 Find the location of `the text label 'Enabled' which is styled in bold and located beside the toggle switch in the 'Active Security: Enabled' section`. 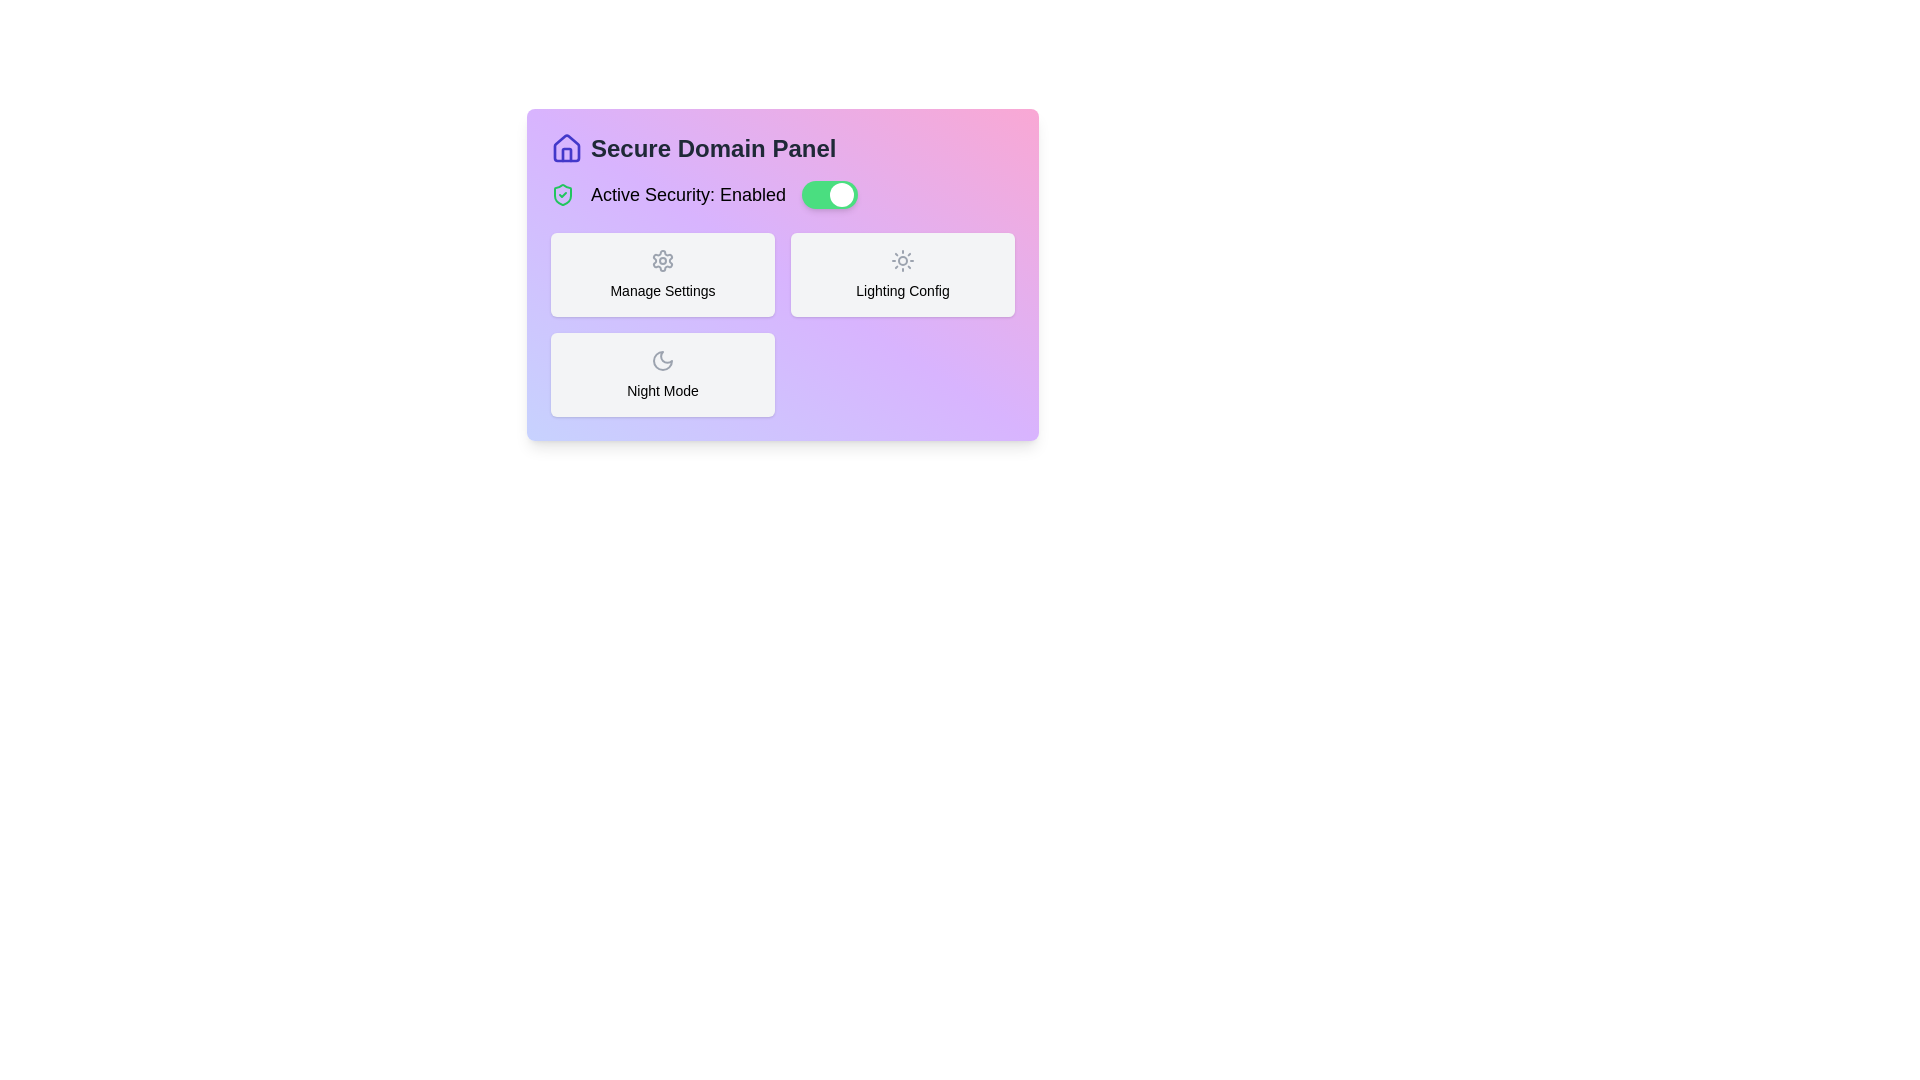

the text label 'Enabled' which is styled in bold and located beside the toggle switch in the 'Active Security: Enabled' section is located at coordinates (752, 195).